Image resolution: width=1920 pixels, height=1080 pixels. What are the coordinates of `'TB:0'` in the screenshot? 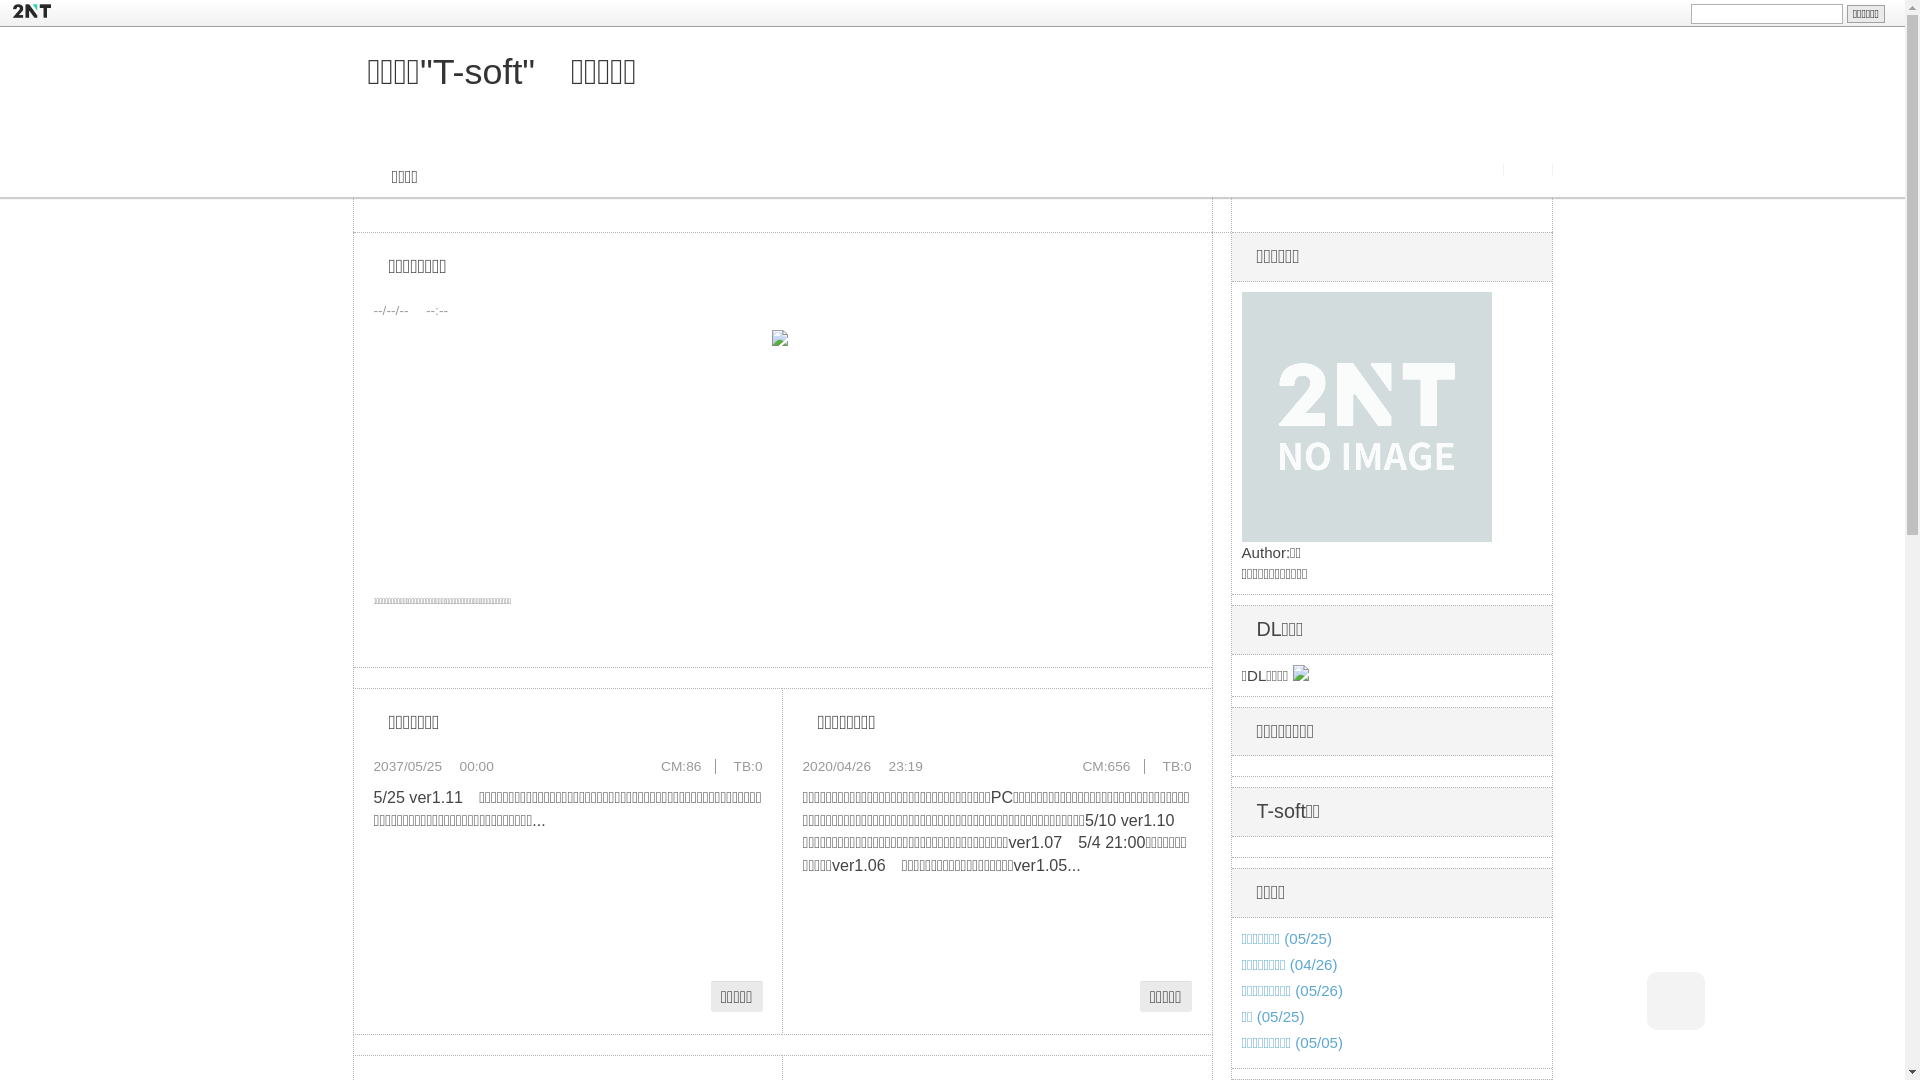 It's located at (1177, 765).